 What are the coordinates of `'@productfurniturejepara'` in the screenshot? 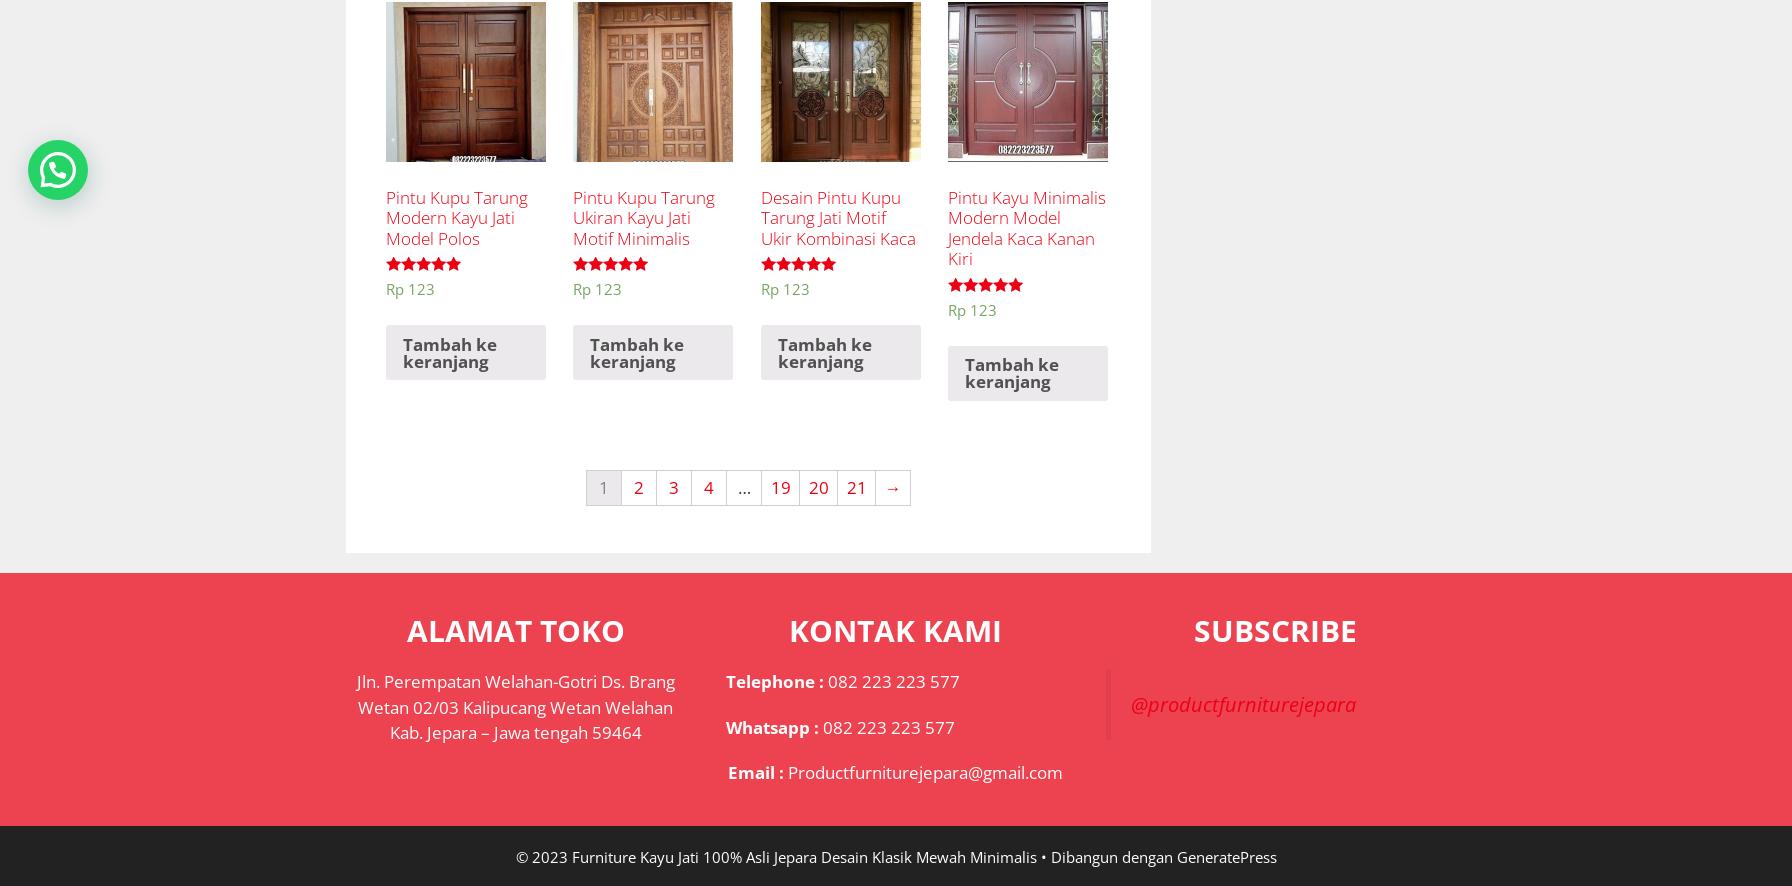 It's located at (1242, 703).